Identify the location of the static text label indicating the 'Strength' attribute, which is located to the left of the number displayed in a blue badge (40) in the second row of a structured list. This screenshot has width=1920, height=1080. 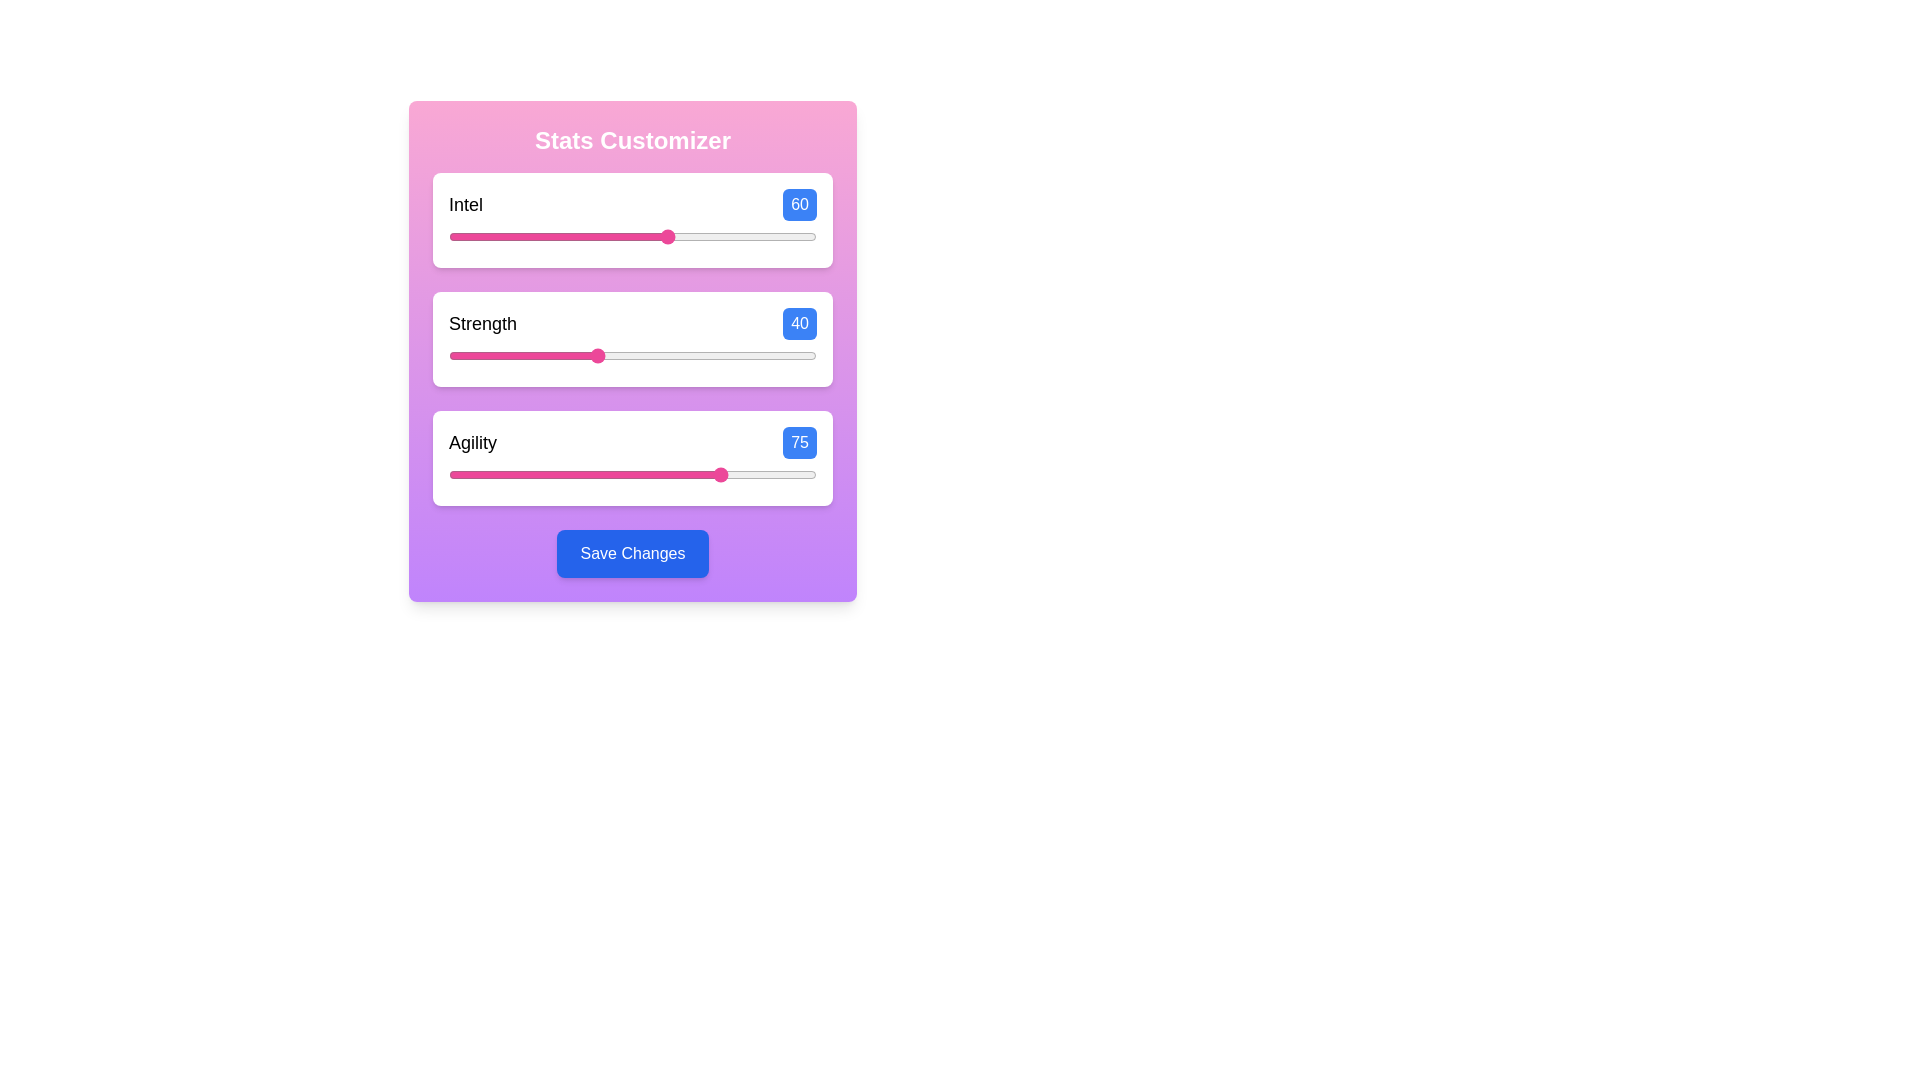
(483, 323).